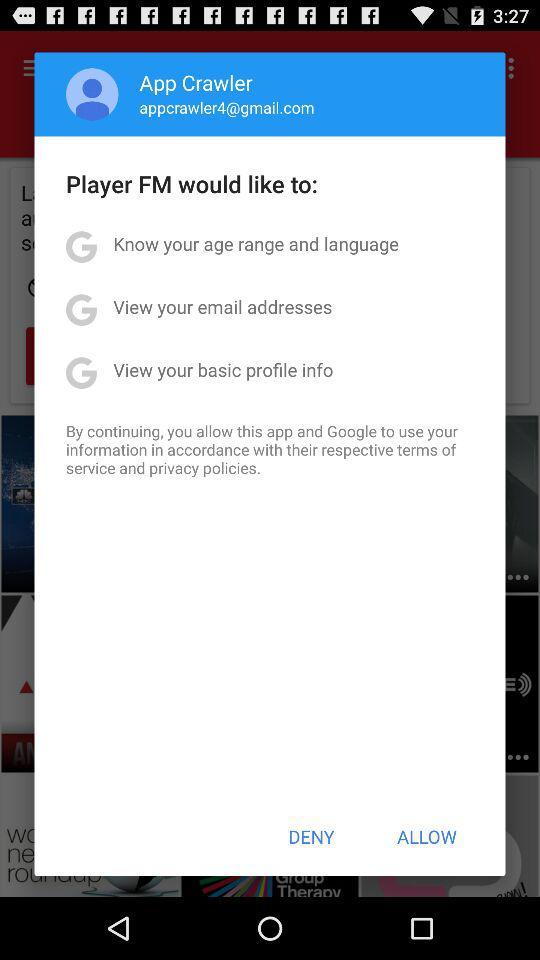 The width and height of the screenshot is (540, 960). Describe the element at coordinates (311, 836) in the screenshot. I see `the app below by continuing you item` at that location.